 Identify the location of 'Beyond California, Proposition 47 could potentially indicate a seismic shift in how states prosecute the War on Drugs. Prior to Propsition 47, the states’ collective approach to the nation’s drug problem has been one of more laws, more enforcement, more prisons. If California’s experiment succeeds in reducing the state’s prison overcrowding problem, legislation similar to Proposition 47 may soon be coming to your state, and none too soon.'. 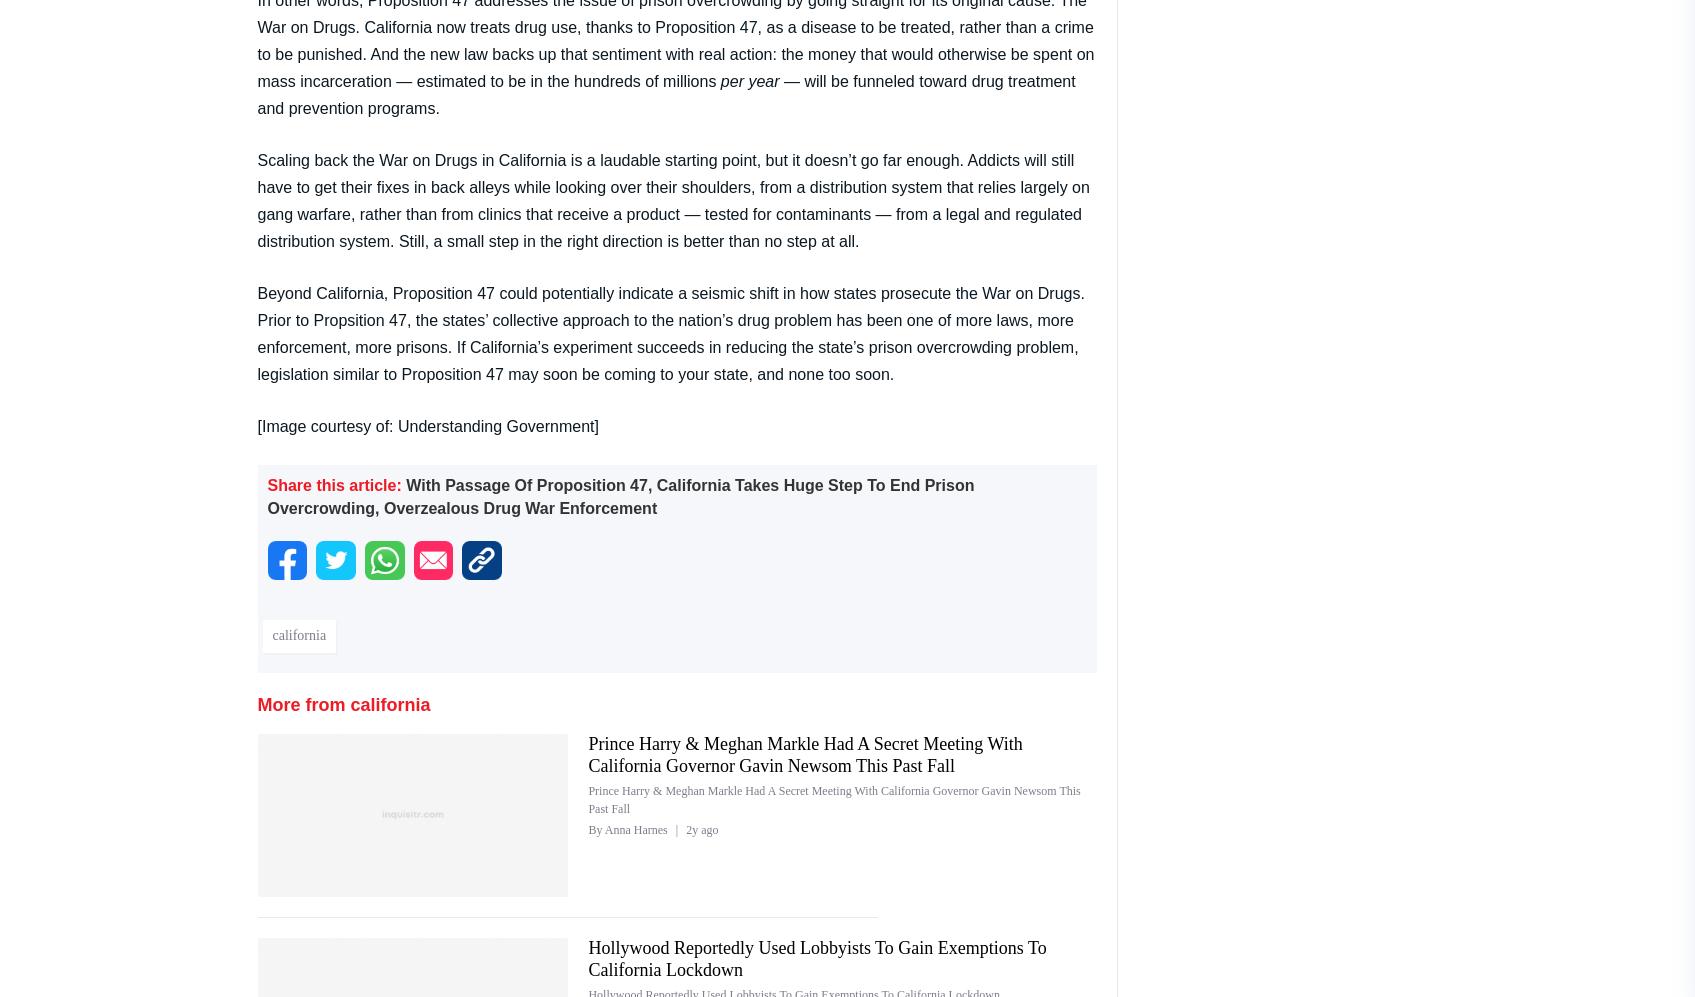
(670, 331).